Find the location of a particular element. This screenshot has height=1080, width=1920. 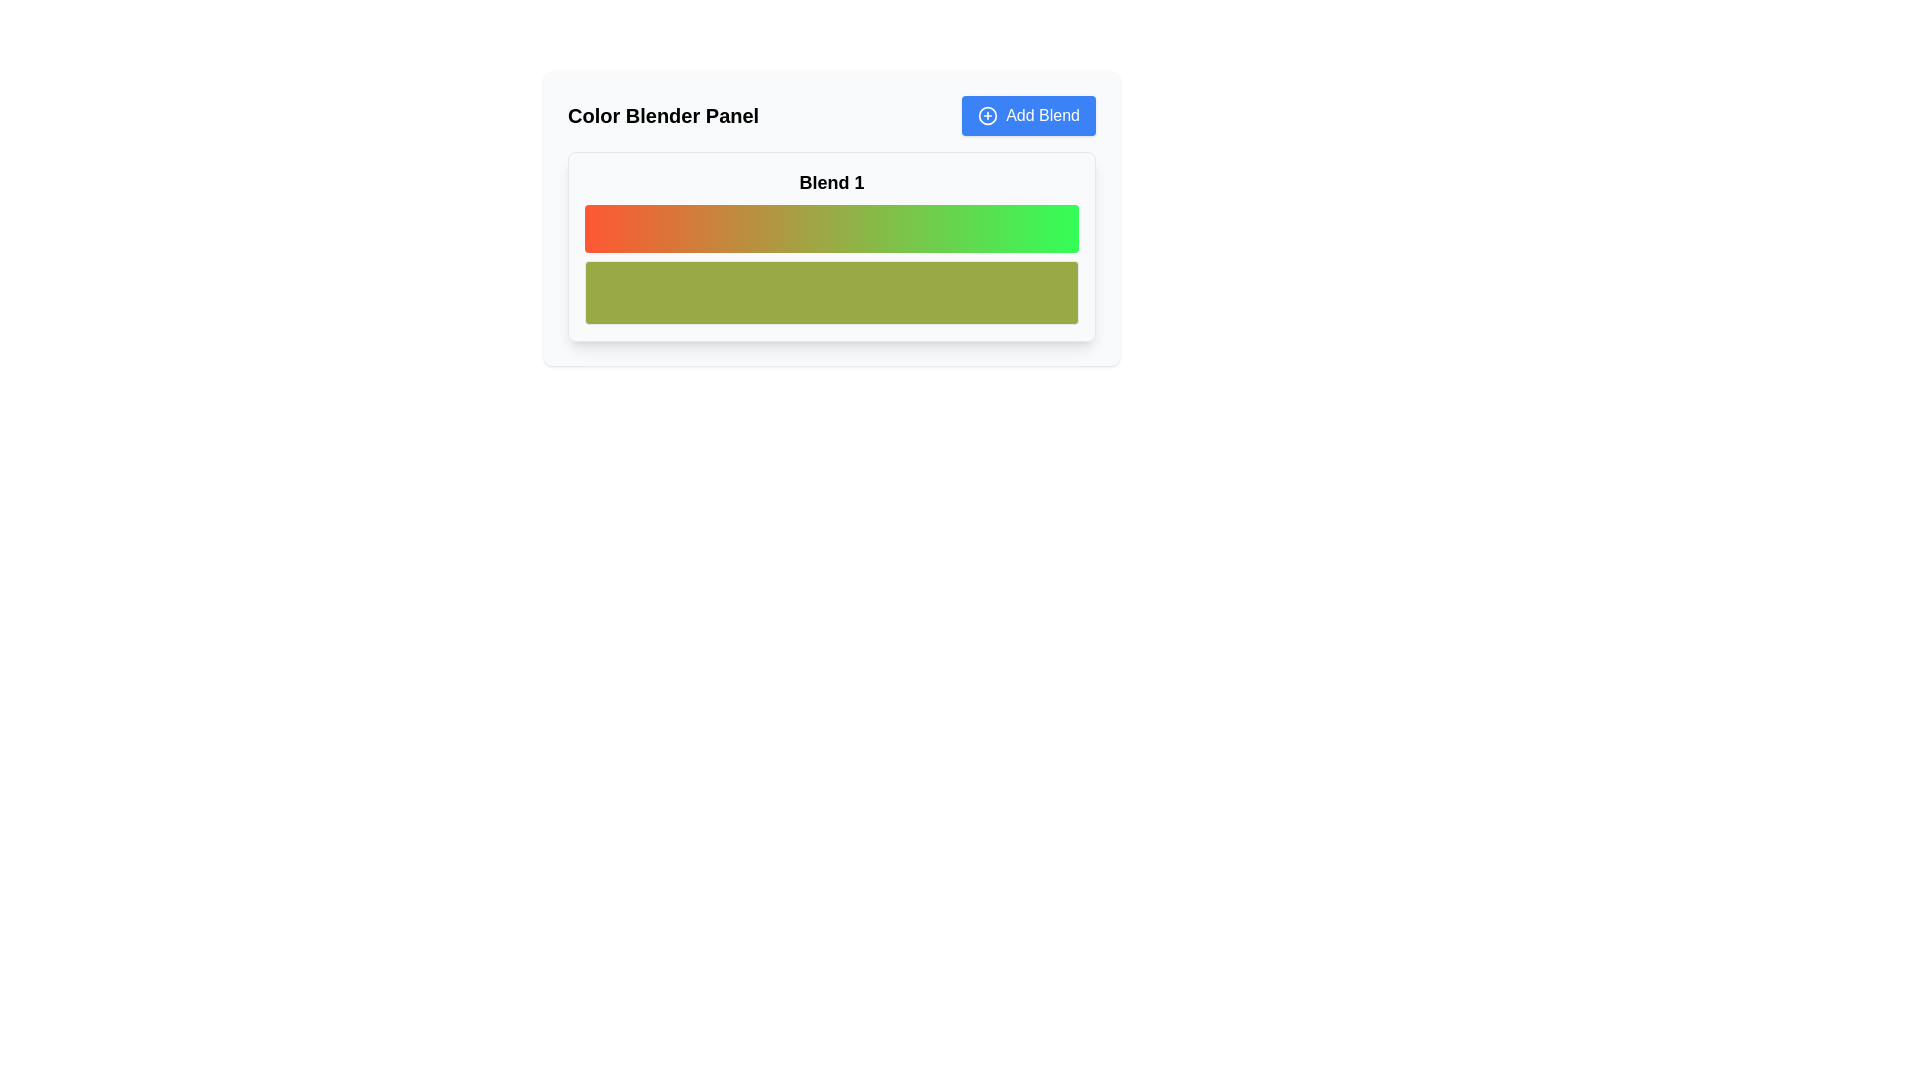

the 'Color Blender Panel' title text label located at the leftmost position above the main content area, adjacent to the 'Add Blend' button is located at coordinates (663, 115).